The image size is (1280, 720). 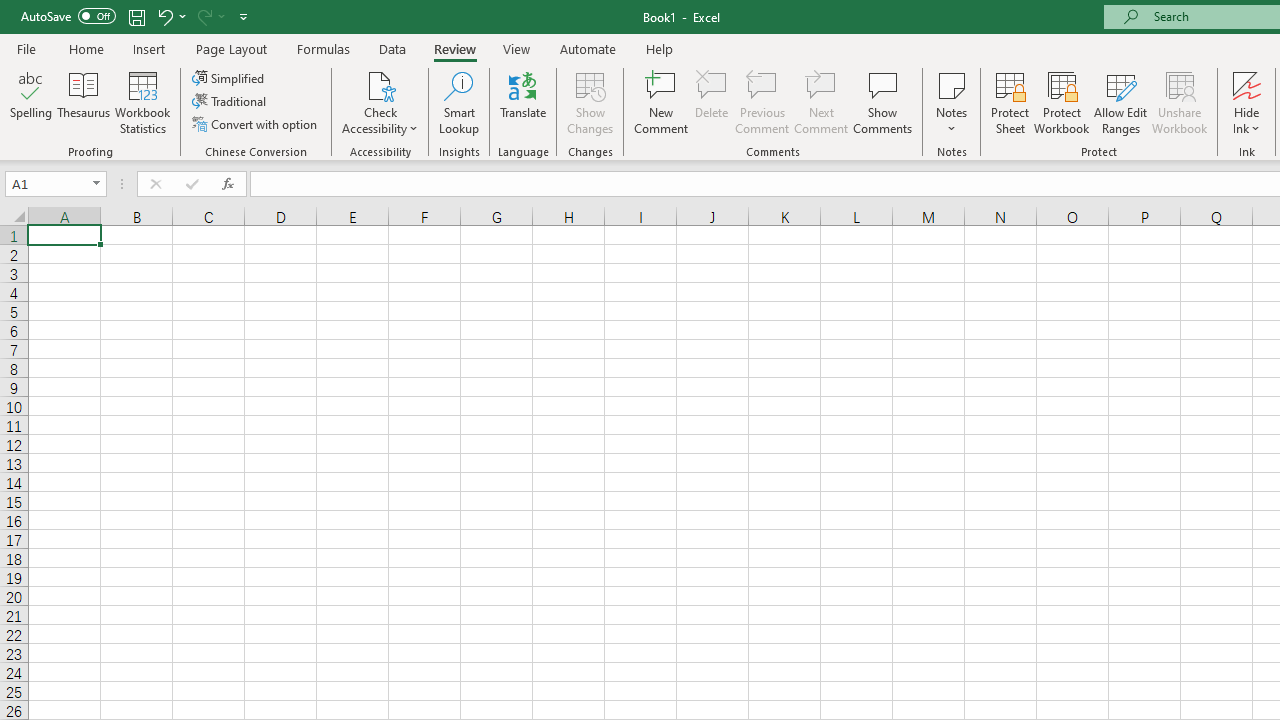 What do you see at coordinates (231, 101) in the screenshot?
I see `'Traditional'` at bounding box center [231, 101].